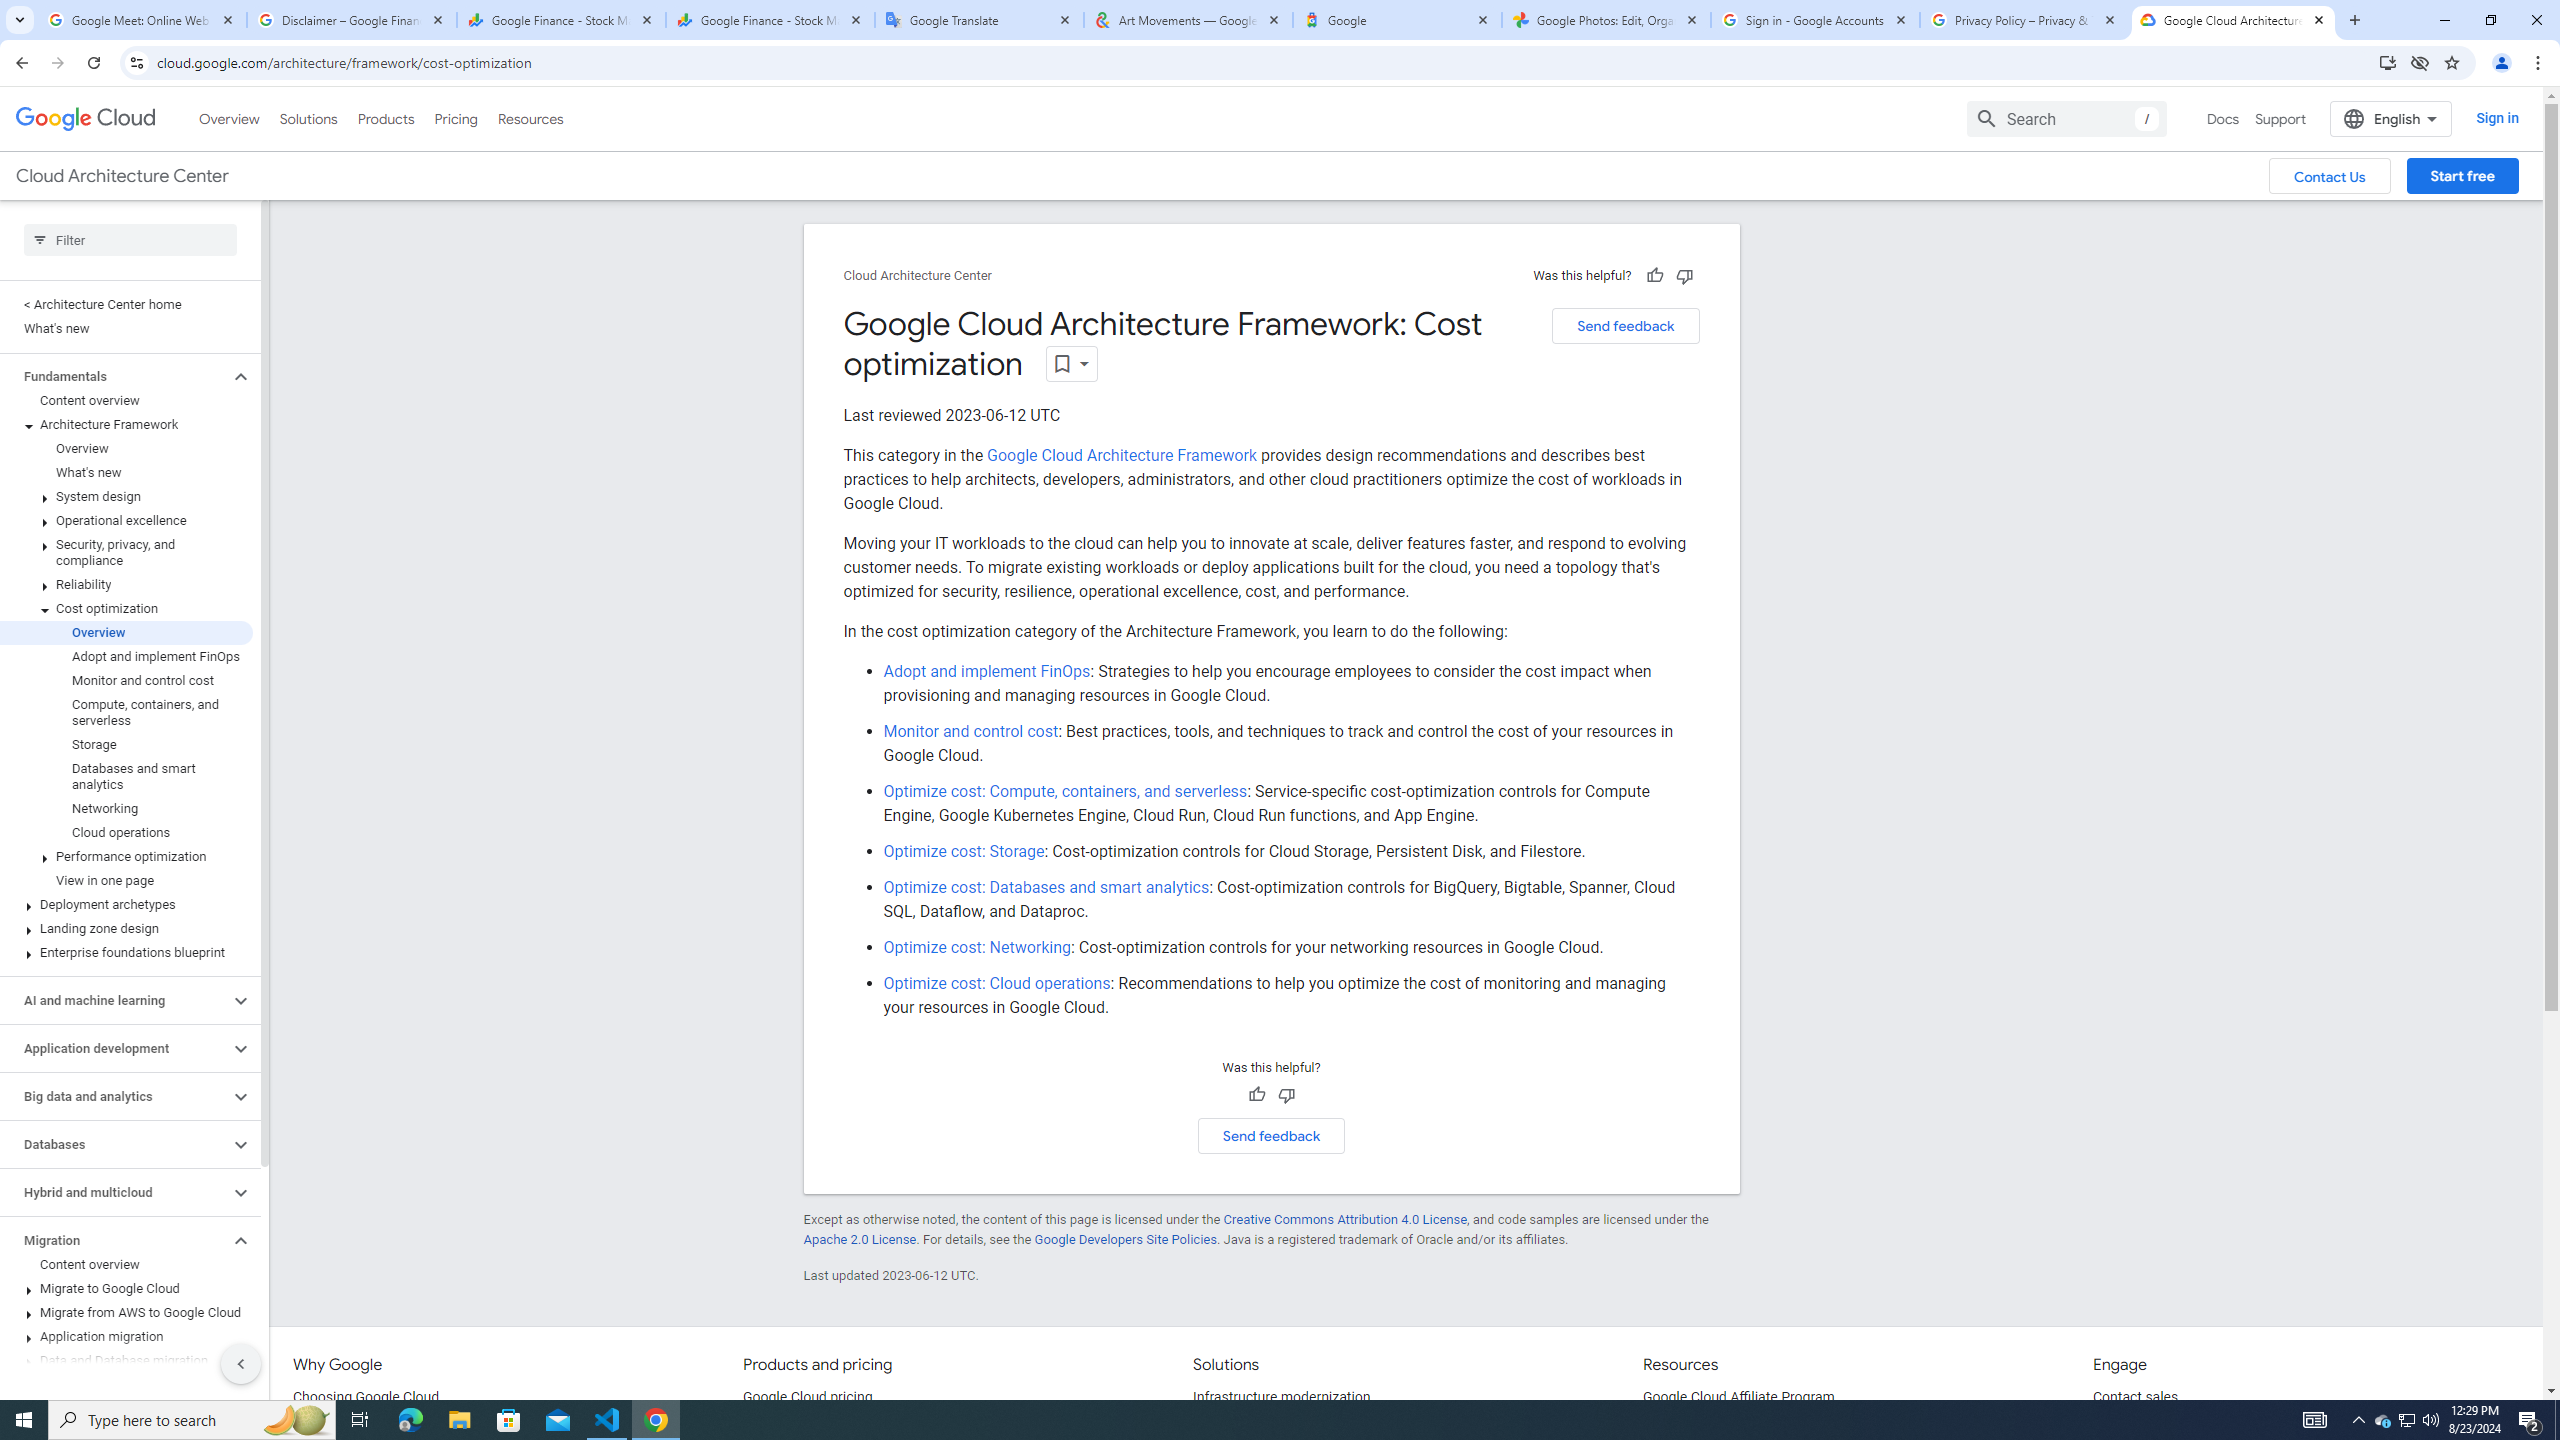 The width and height of the screenshot is (2560, 1440). I want to click on 'Products', so click(384, 118).